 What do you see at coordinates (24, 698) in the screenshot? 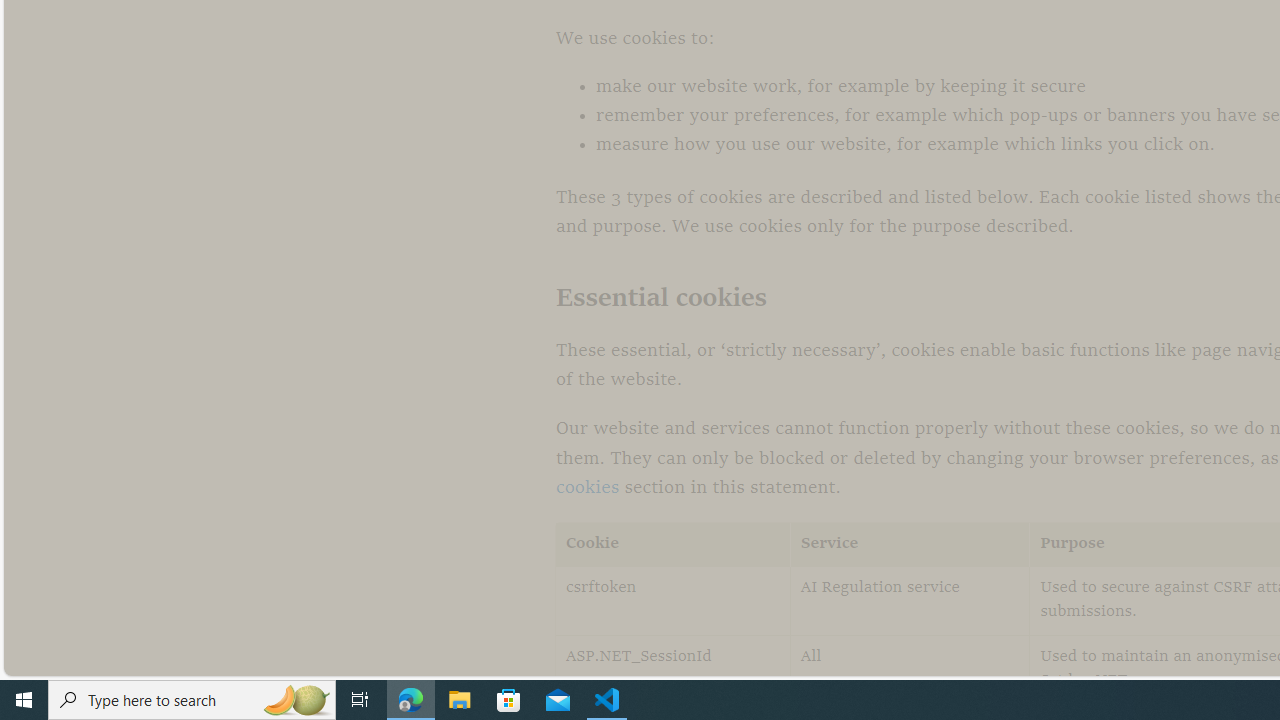
I see `'Start'` at bounding box center [24, 698].